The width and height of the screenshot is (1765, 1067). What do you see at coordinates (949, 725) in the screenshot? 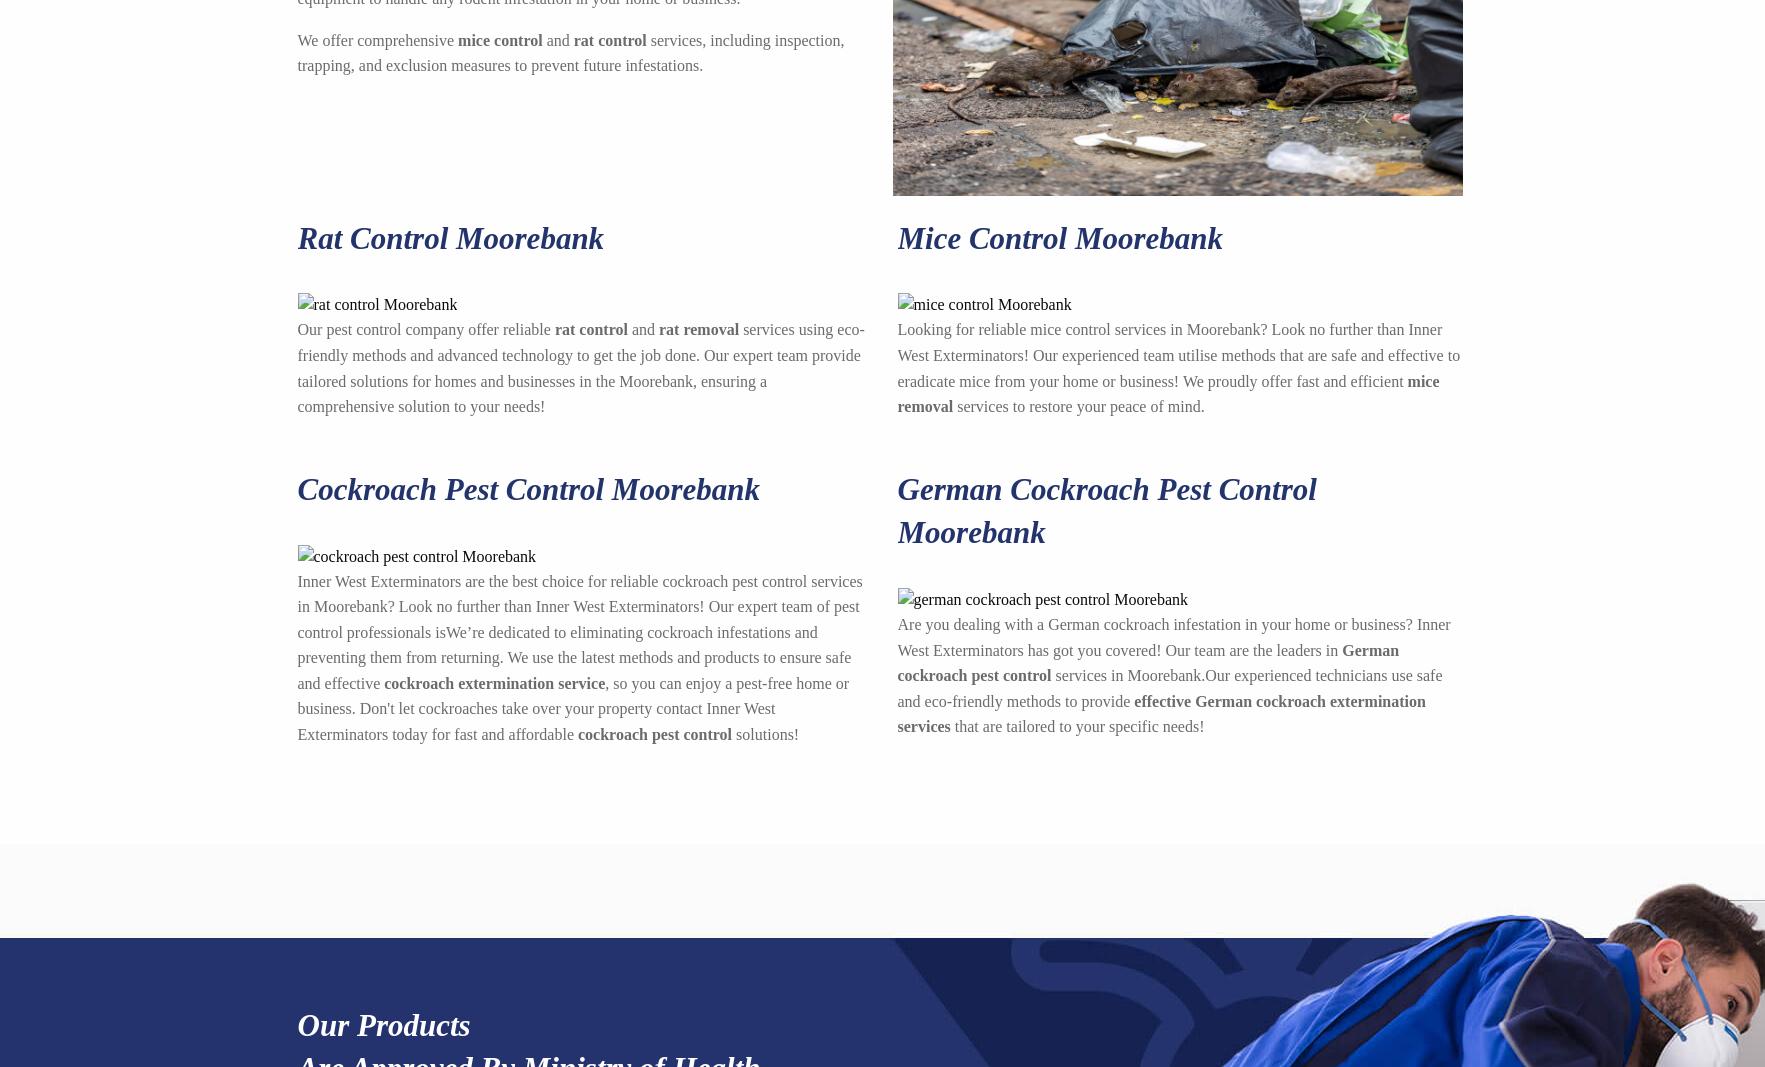
I see `'that are tailored to your specific needs!'` at bounding box center [949, 725].